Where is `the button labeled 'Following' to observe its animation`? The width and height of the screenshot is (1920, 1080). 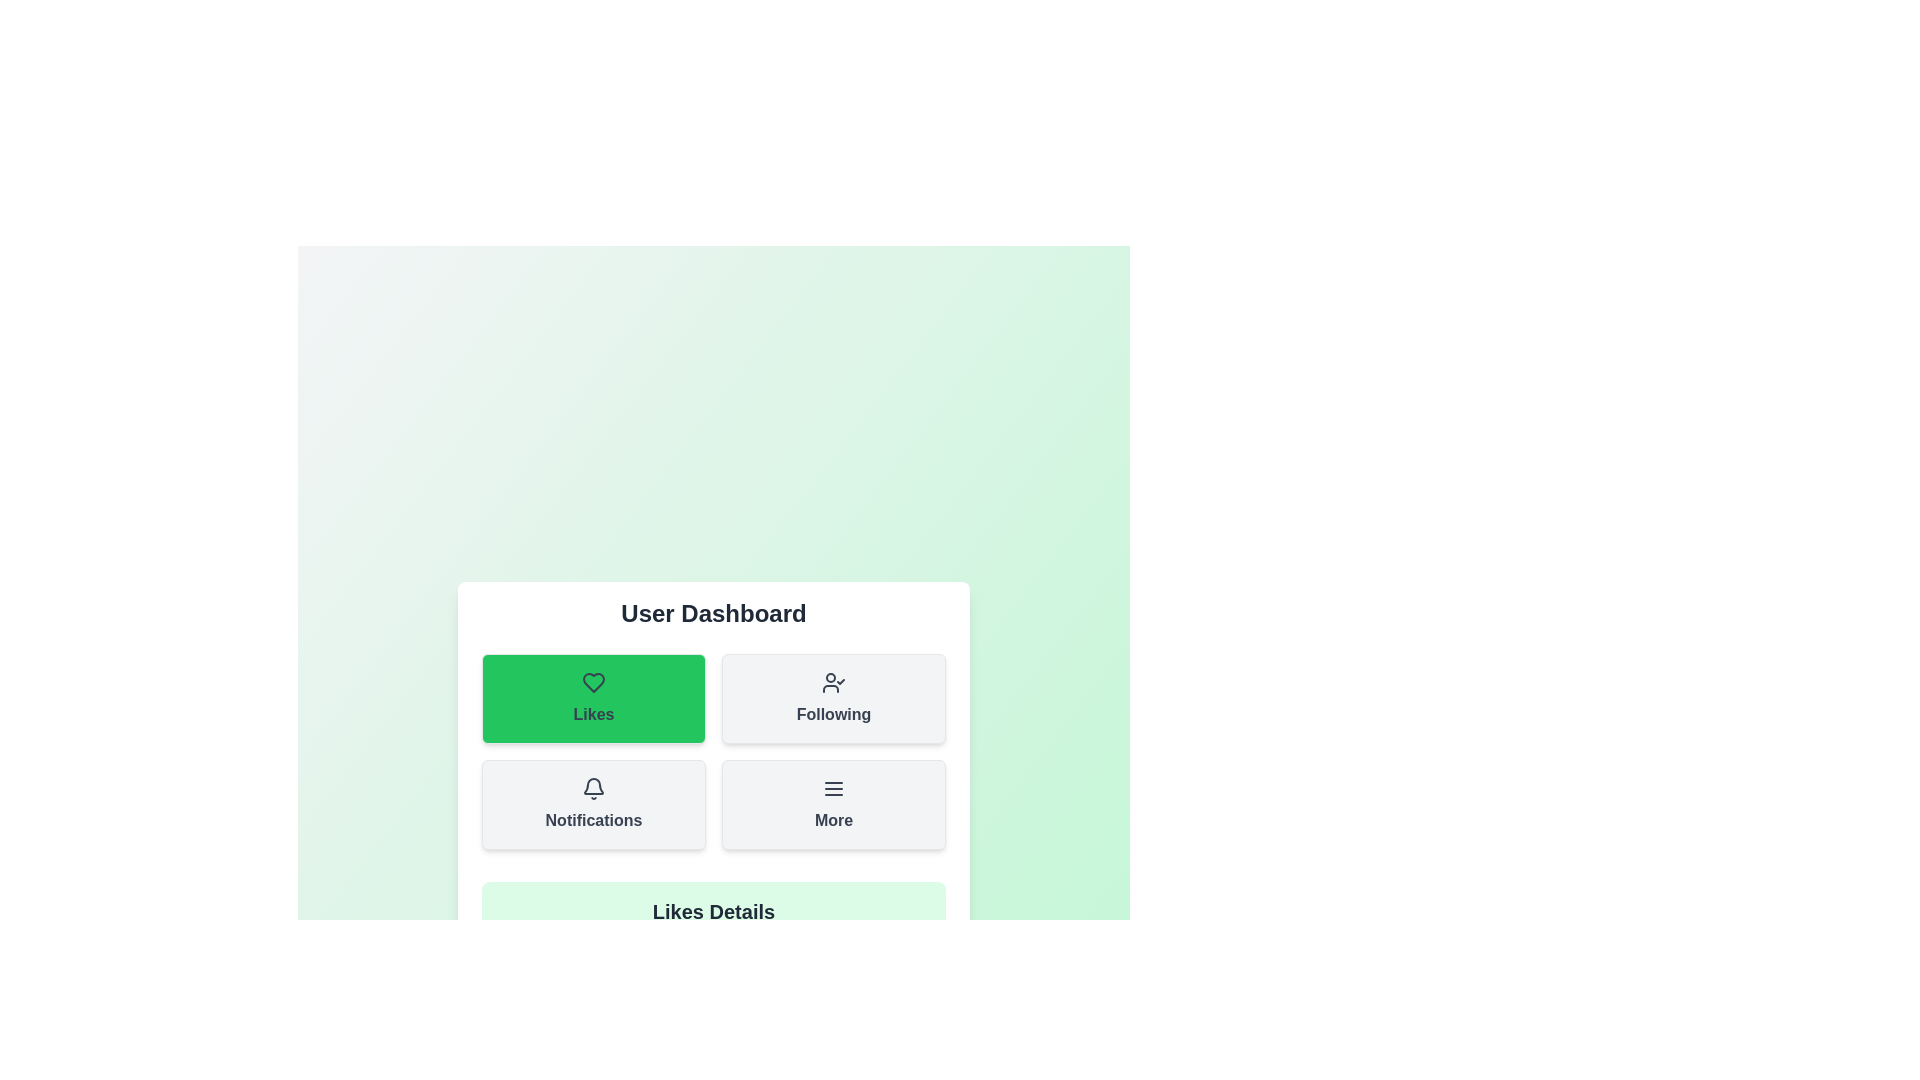
the button labeled 'Following' to observe its animation is located at coordinates (834, 697).